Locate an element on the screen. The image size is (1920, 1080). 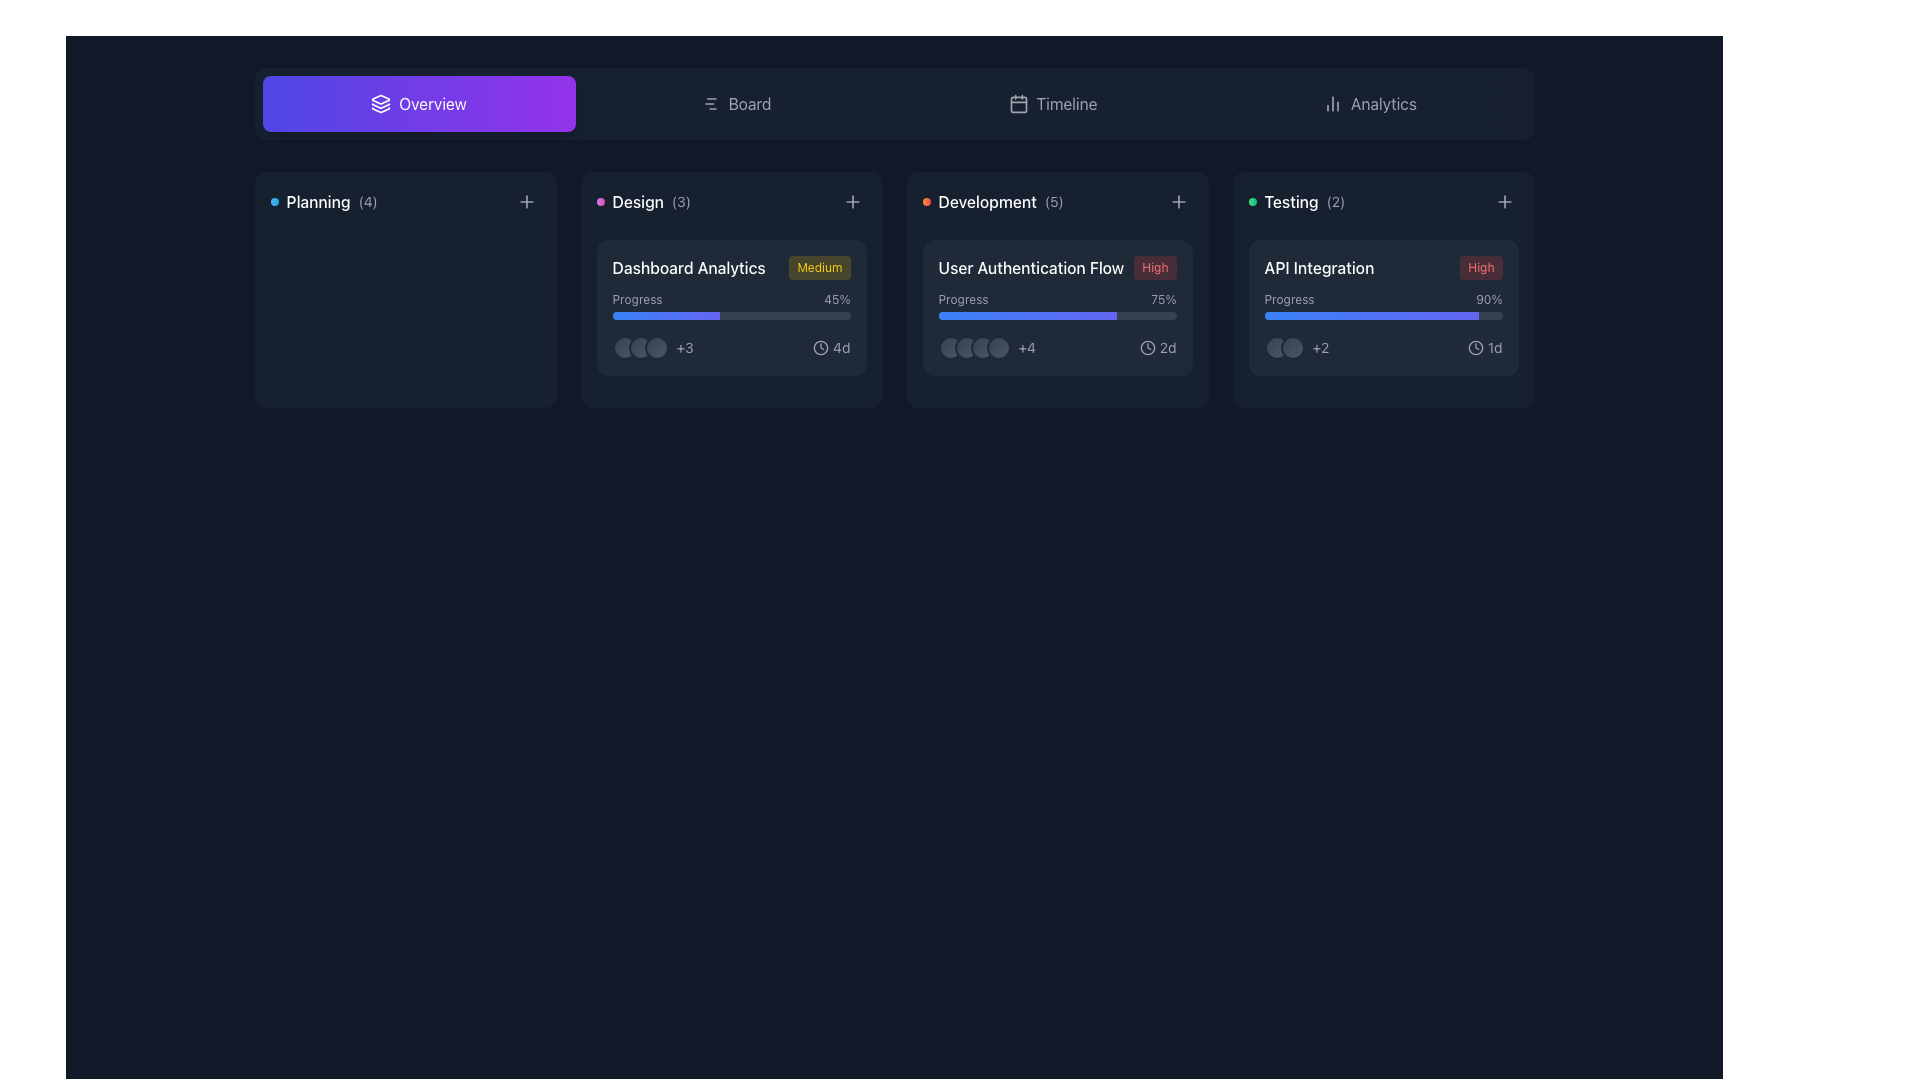
the progress indicator visually representing approximately 75% completion for the 'User Authentication Flow' task, located inside the progress bar under the 'User Authentication Flow' card in the 'Development' section is located at coordinates (1027, 315).